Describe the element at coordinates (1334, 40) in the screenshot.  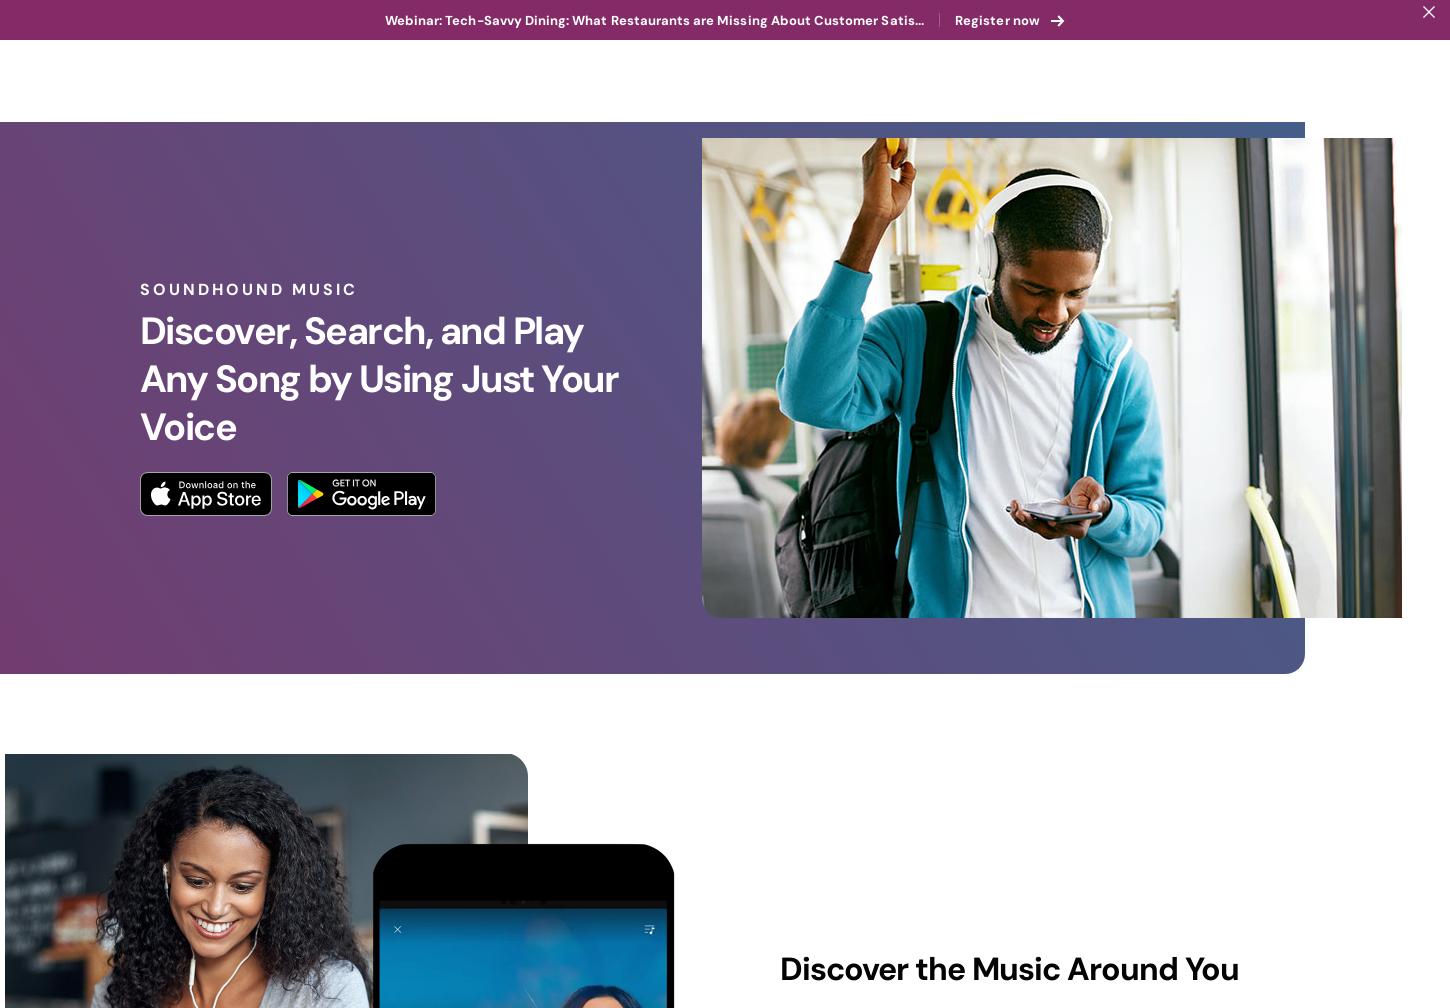
I see `'Talk to an expert'` at that location.